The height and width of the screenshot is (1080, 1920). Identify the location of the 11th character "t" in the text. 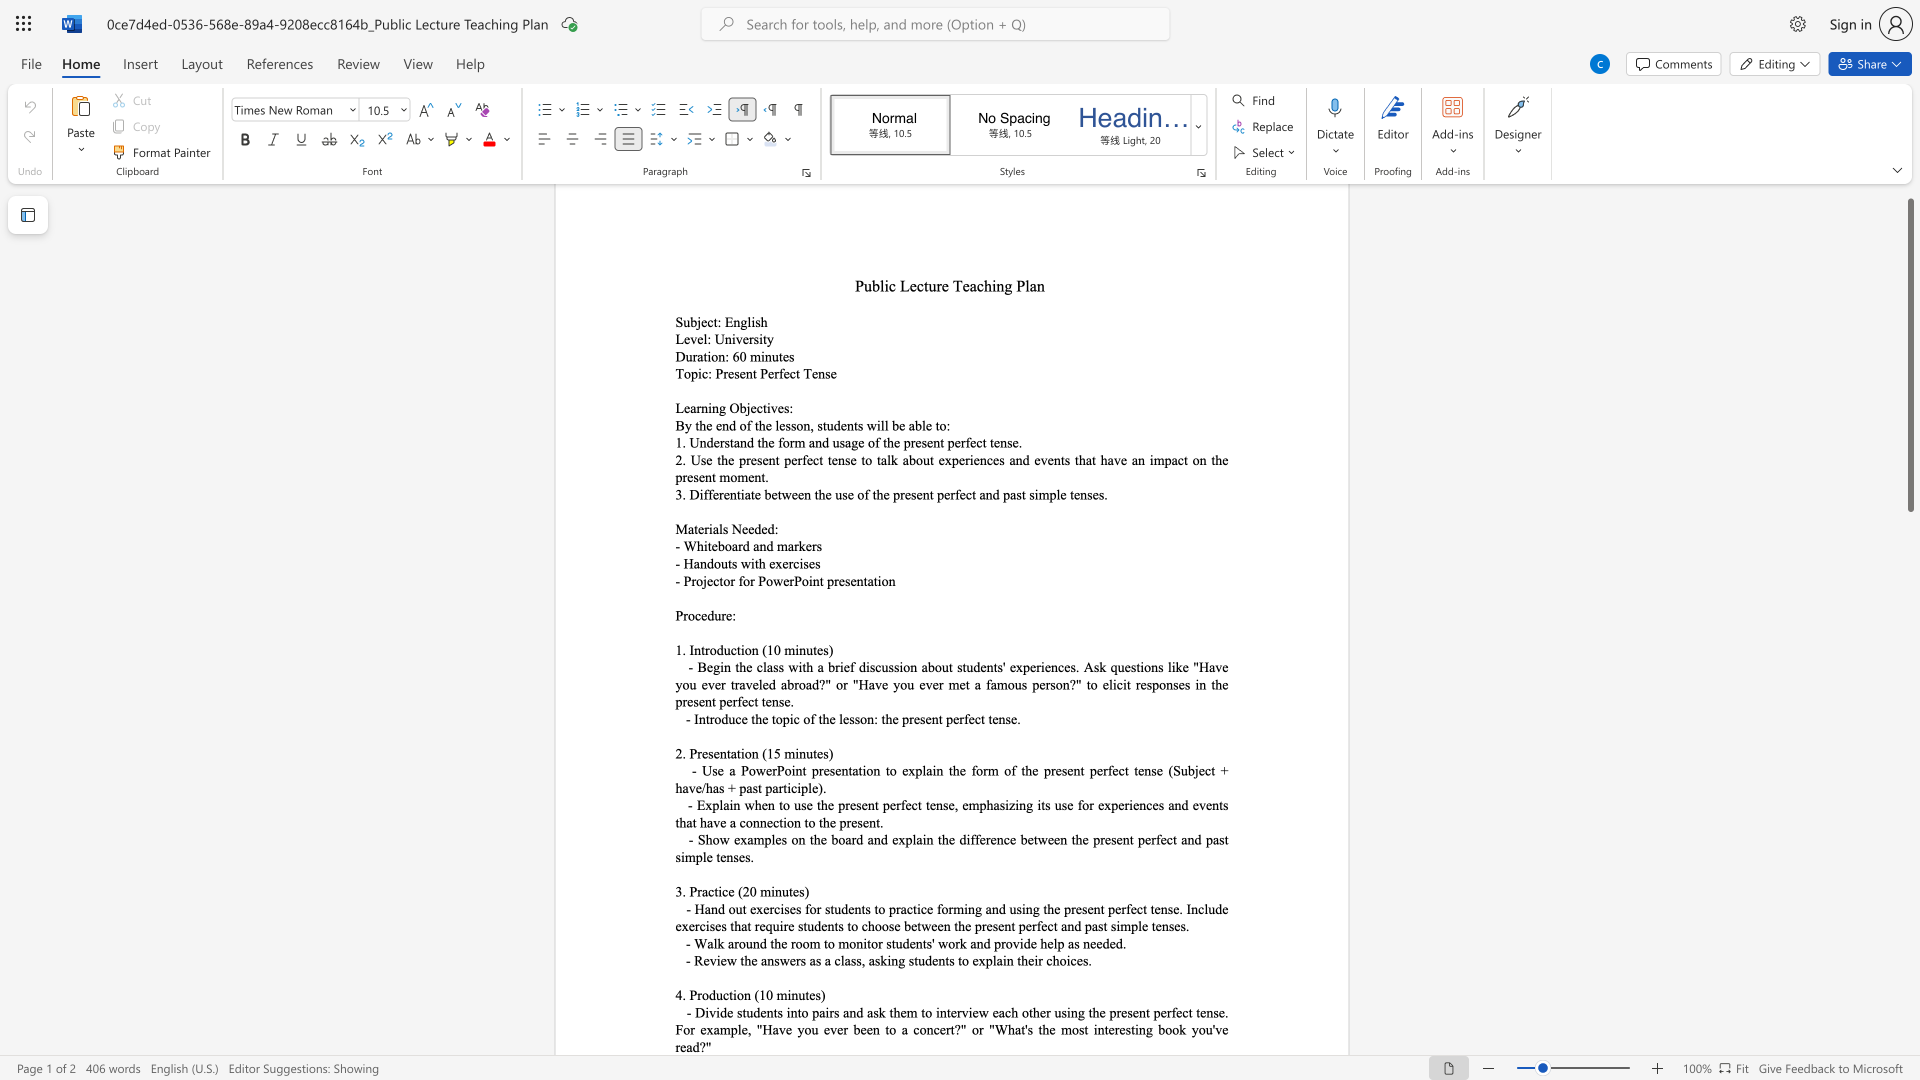
(1198, 1012).